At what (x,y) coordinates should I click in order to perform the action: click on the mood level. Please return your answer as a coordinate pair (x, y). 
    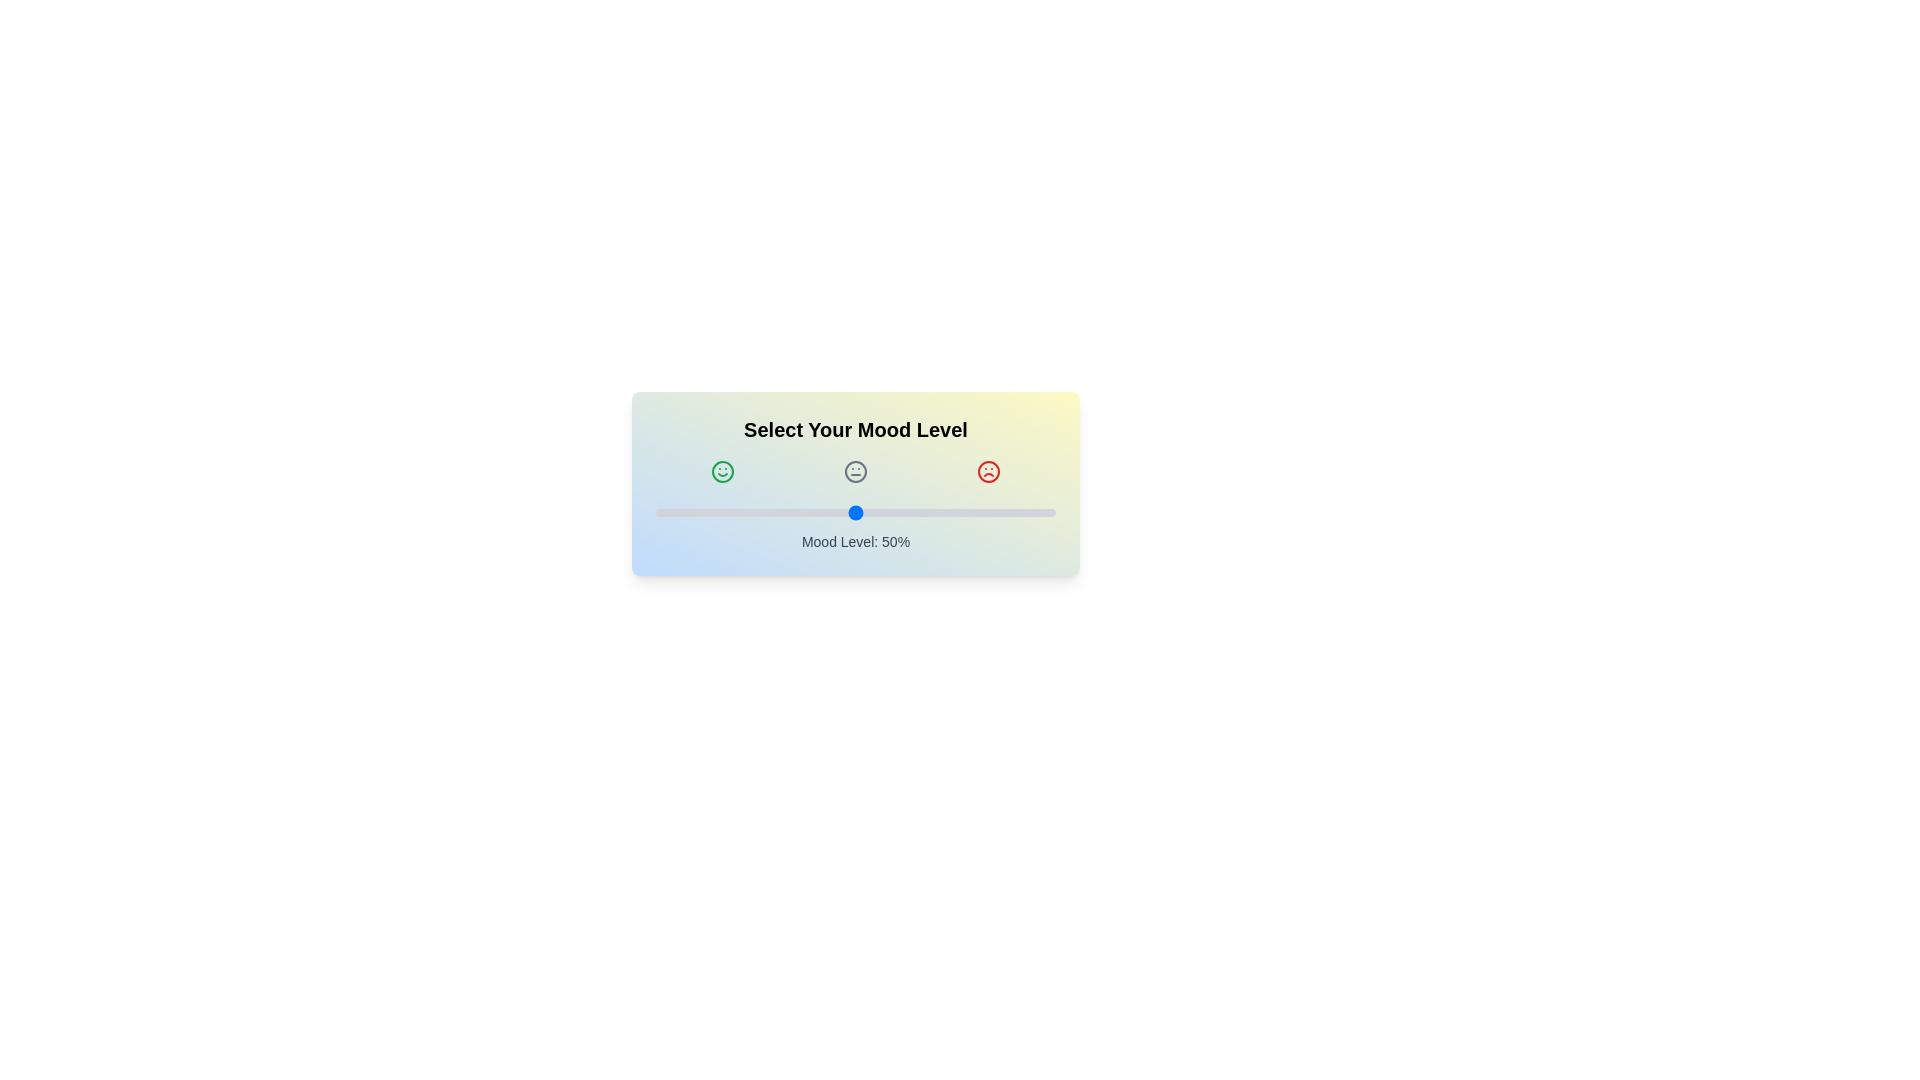
    Looking at the image, I should click on (691, 512).